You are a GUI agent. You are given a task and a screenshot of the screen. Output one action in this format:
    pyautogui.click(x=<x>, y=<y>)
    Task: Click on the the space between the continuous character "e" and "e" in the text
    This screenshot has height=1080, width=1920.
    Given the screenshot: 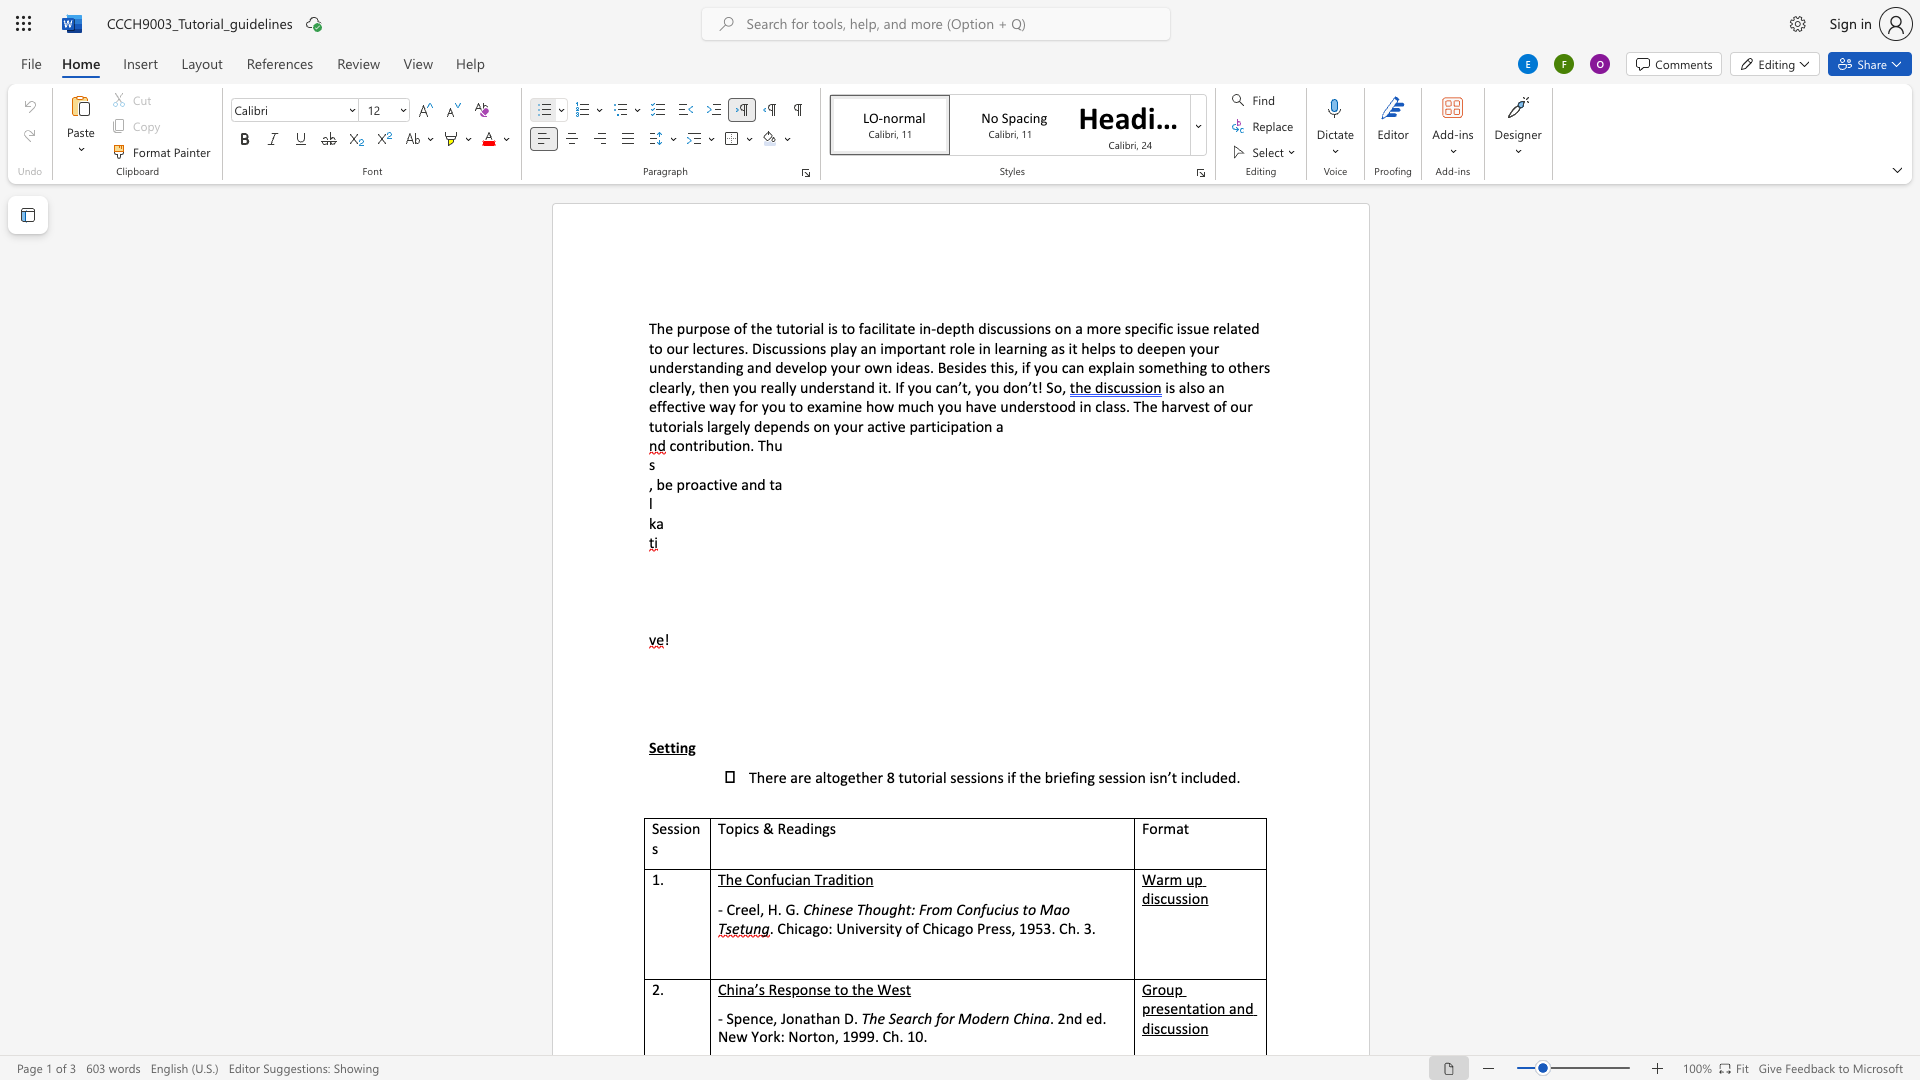 What is the action you would take?
    pyautogui.click(x=747, y=909)
    